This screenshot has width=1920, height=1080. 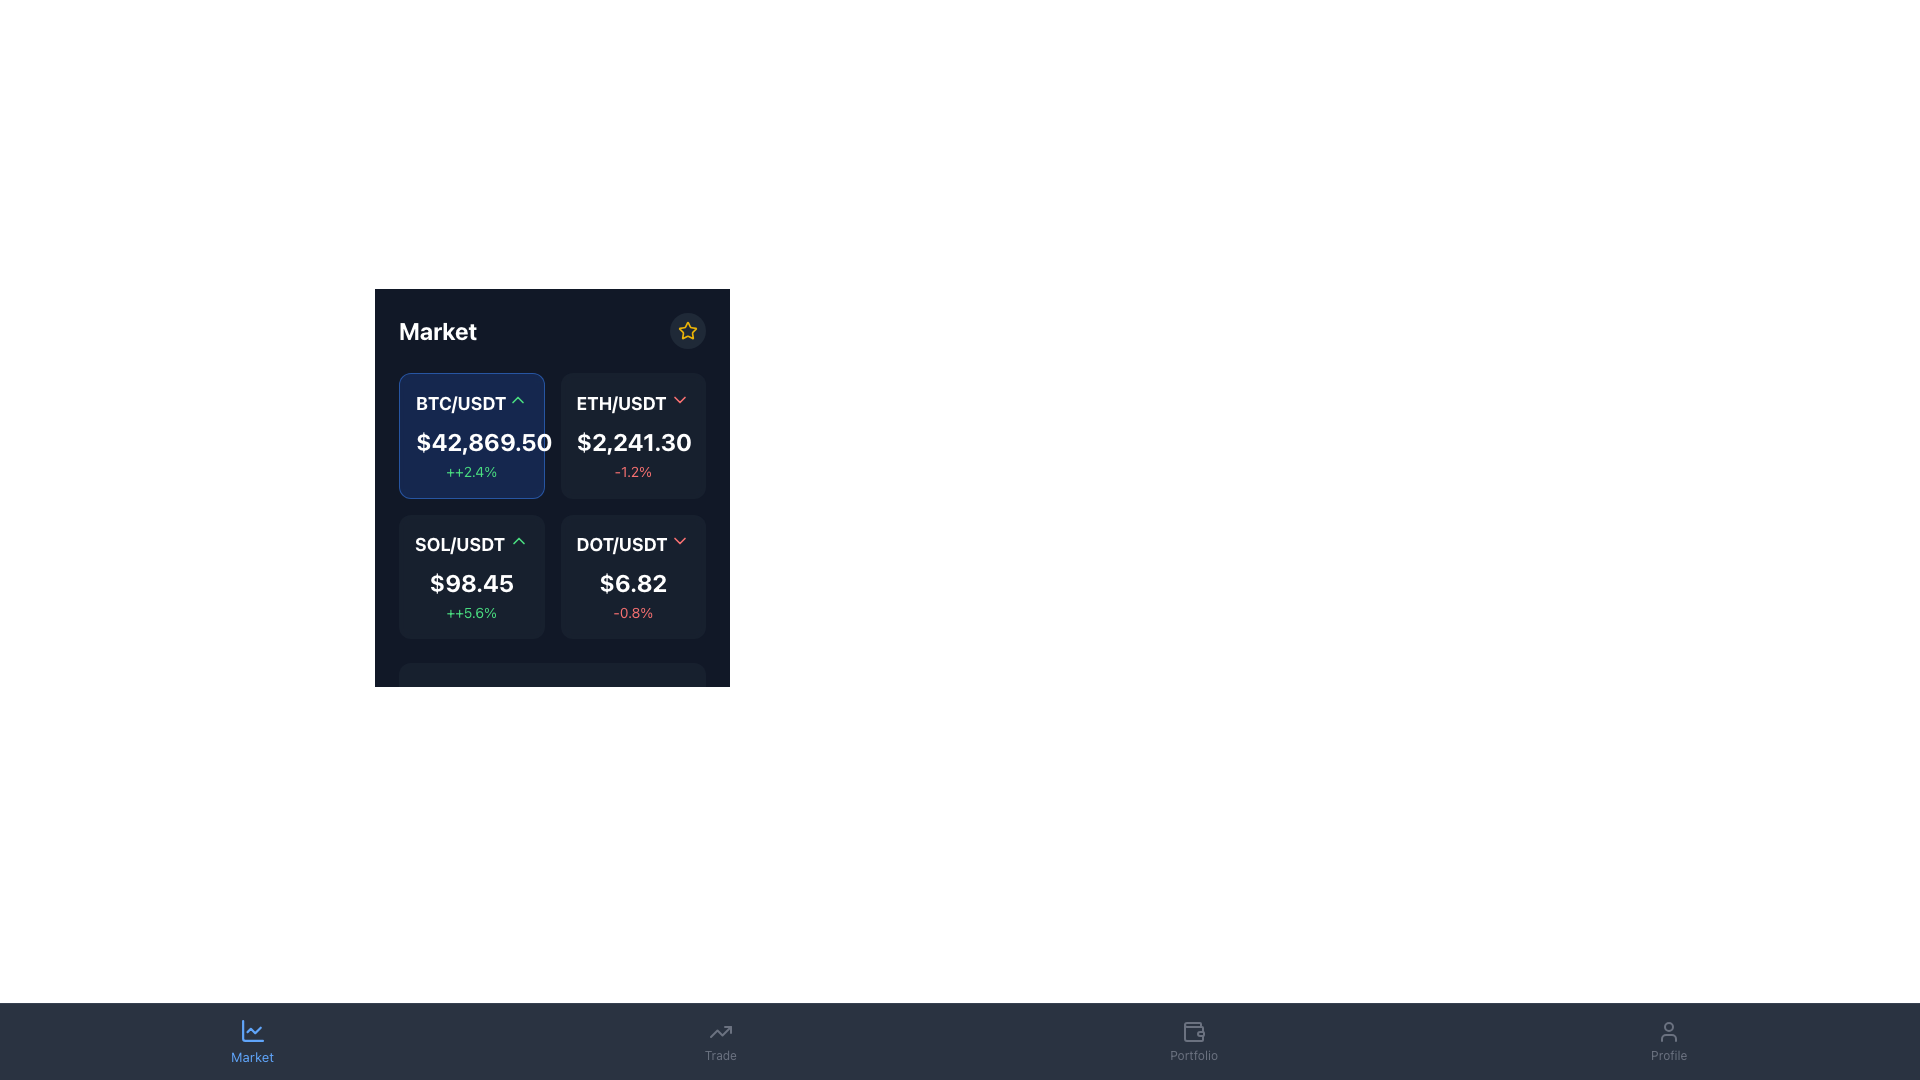 What do you see at coordinates (470, 471) in the screenshot?
I see `the text label displaying '++2.4%' which indicates a positive change in the BTC/USDT card, located directly below the price value '$42,869.50'` at bounding box center [470, 471].